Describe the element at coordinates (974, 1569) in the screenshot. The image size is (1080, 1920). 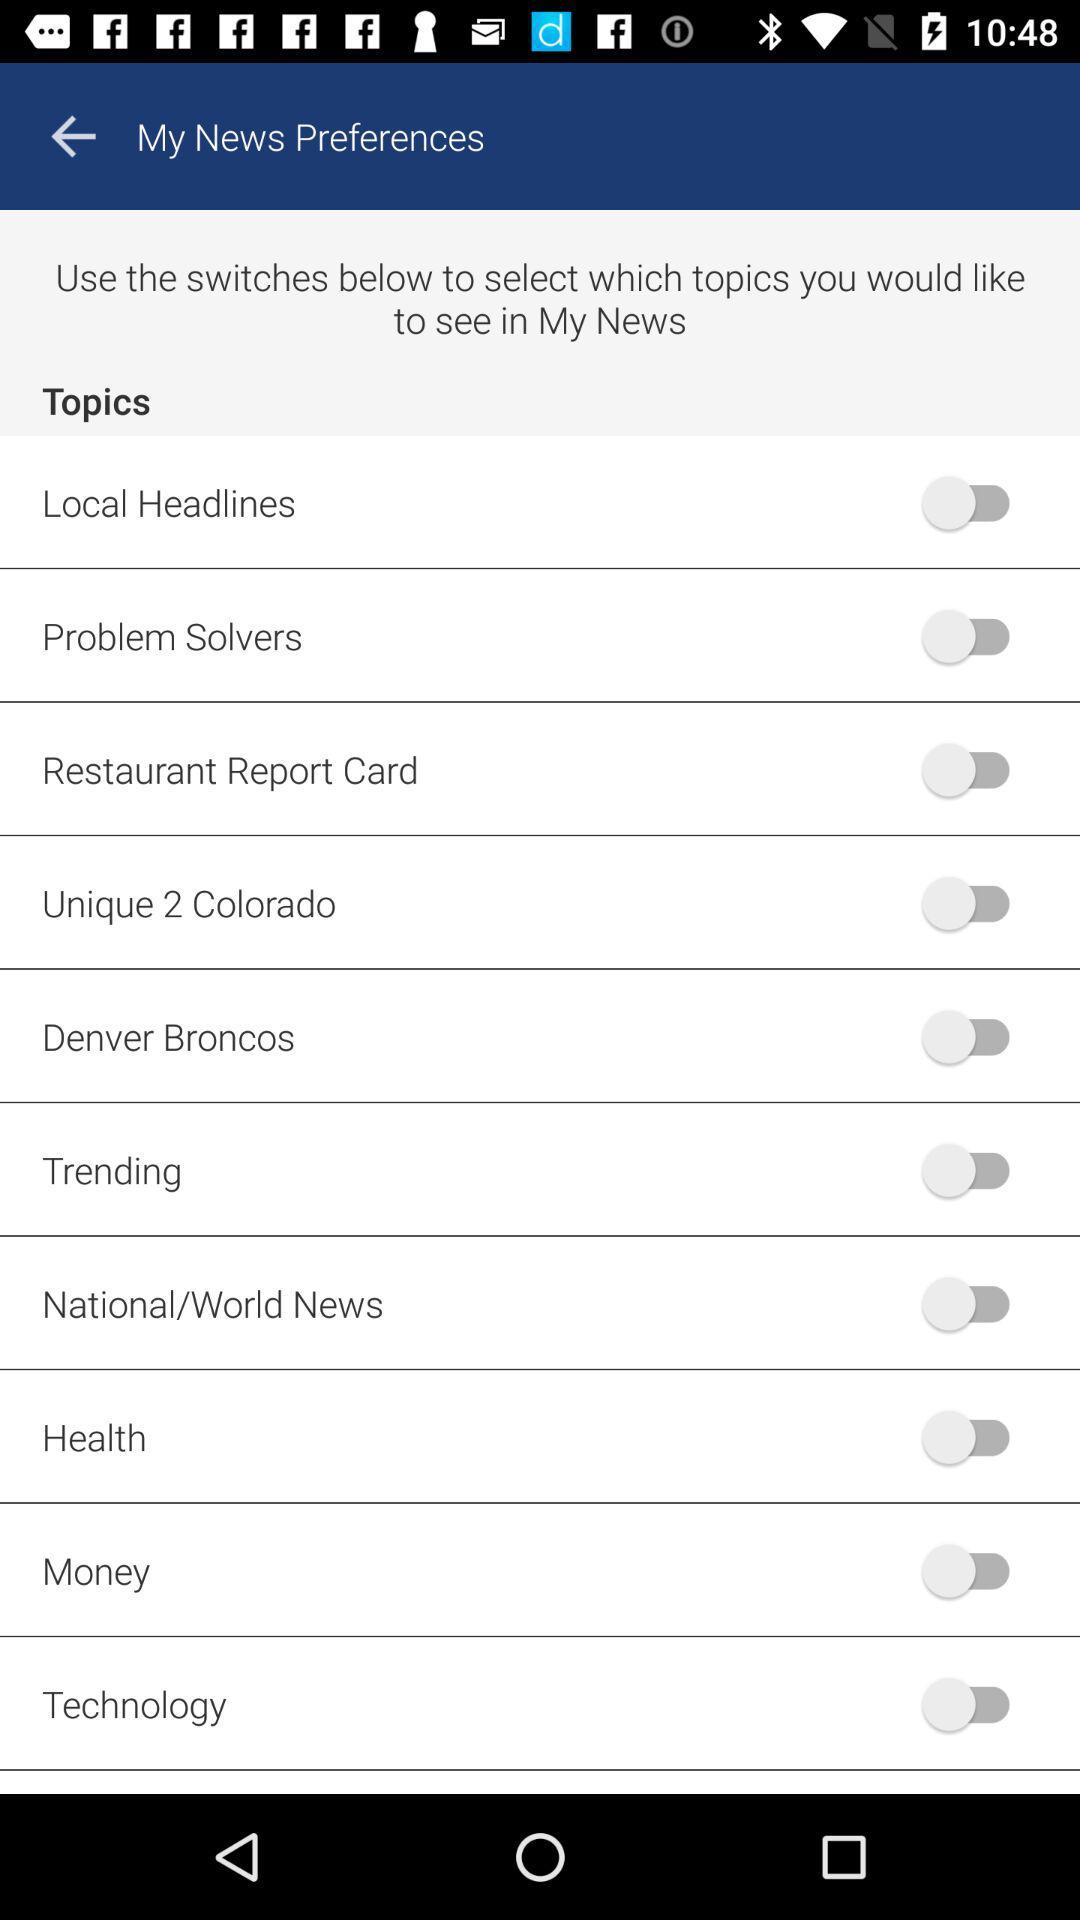
I see `the radio button` at that location.